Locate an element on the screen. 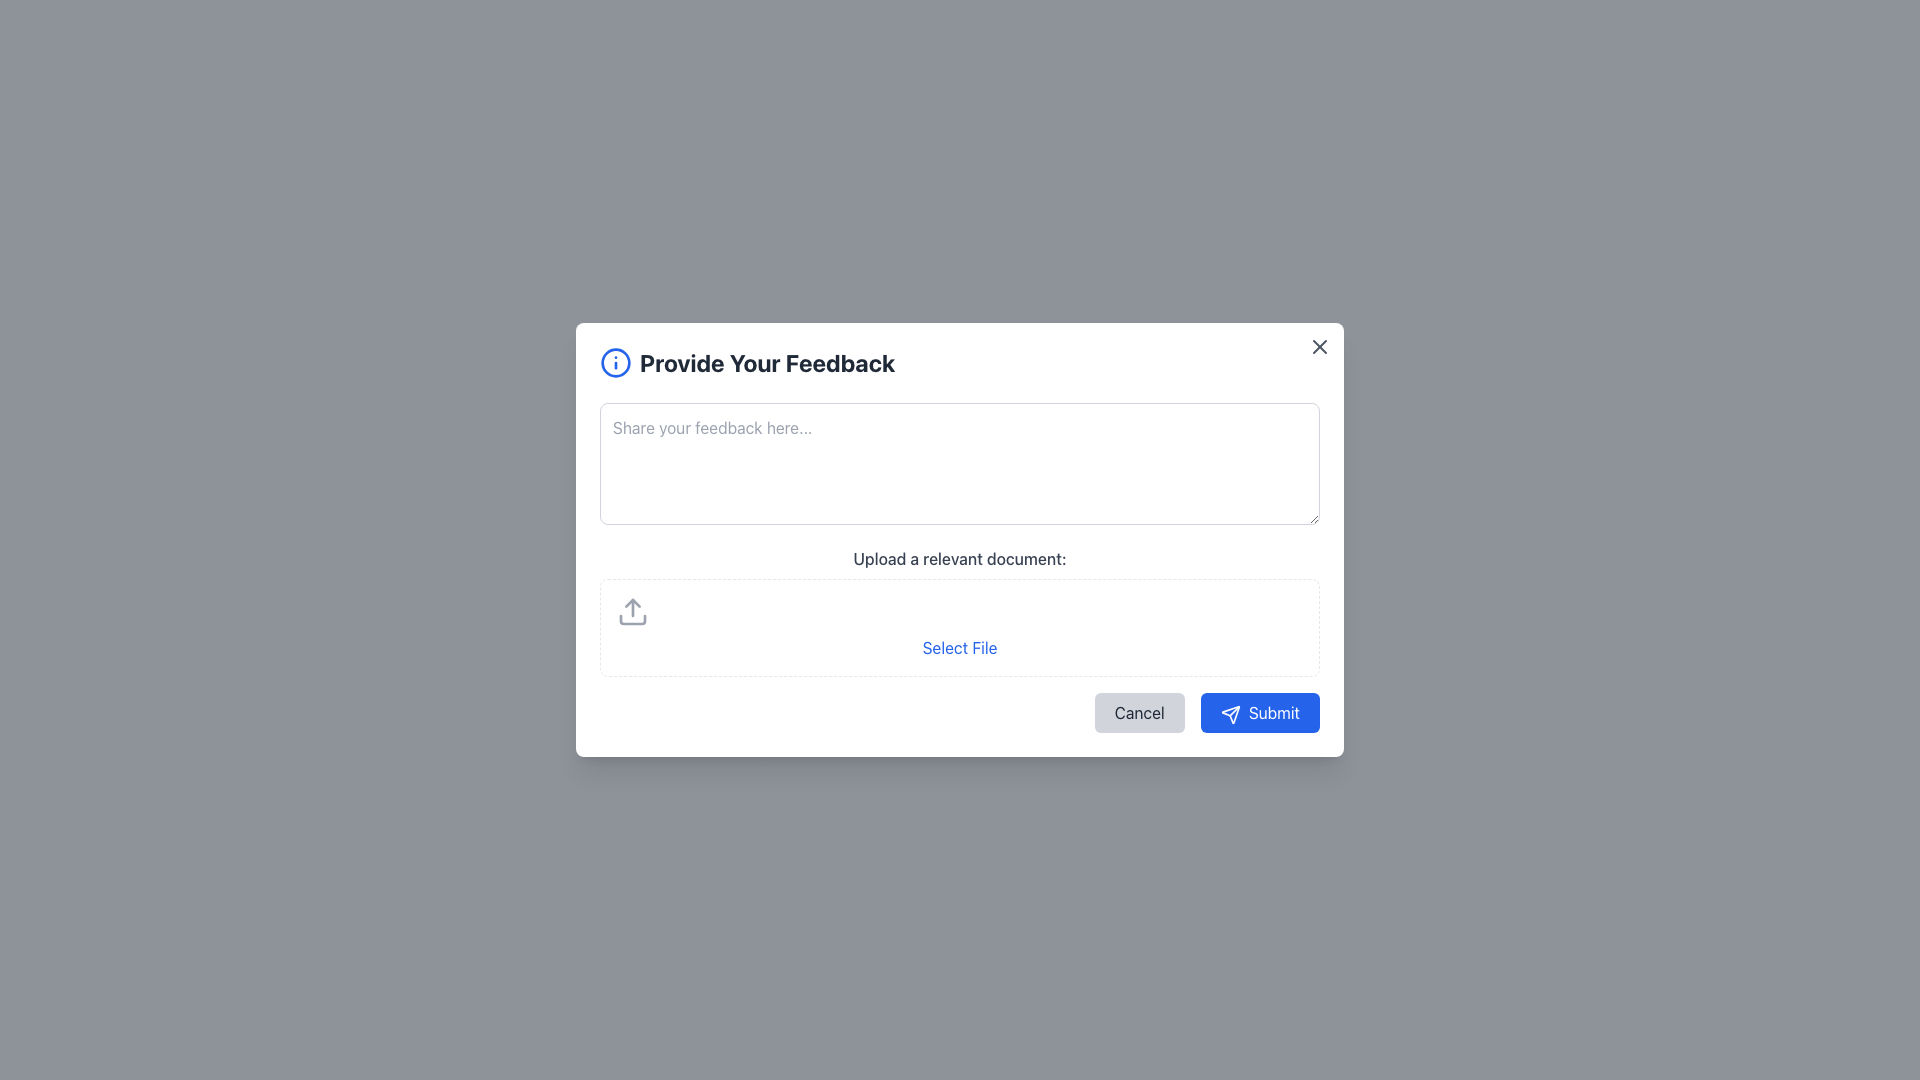 The height and width of the screenshot is (1080, 1920). the close button located at the top-right corner of the 'Provide Your Feedback' modal is located at coordinates (1320, 346).